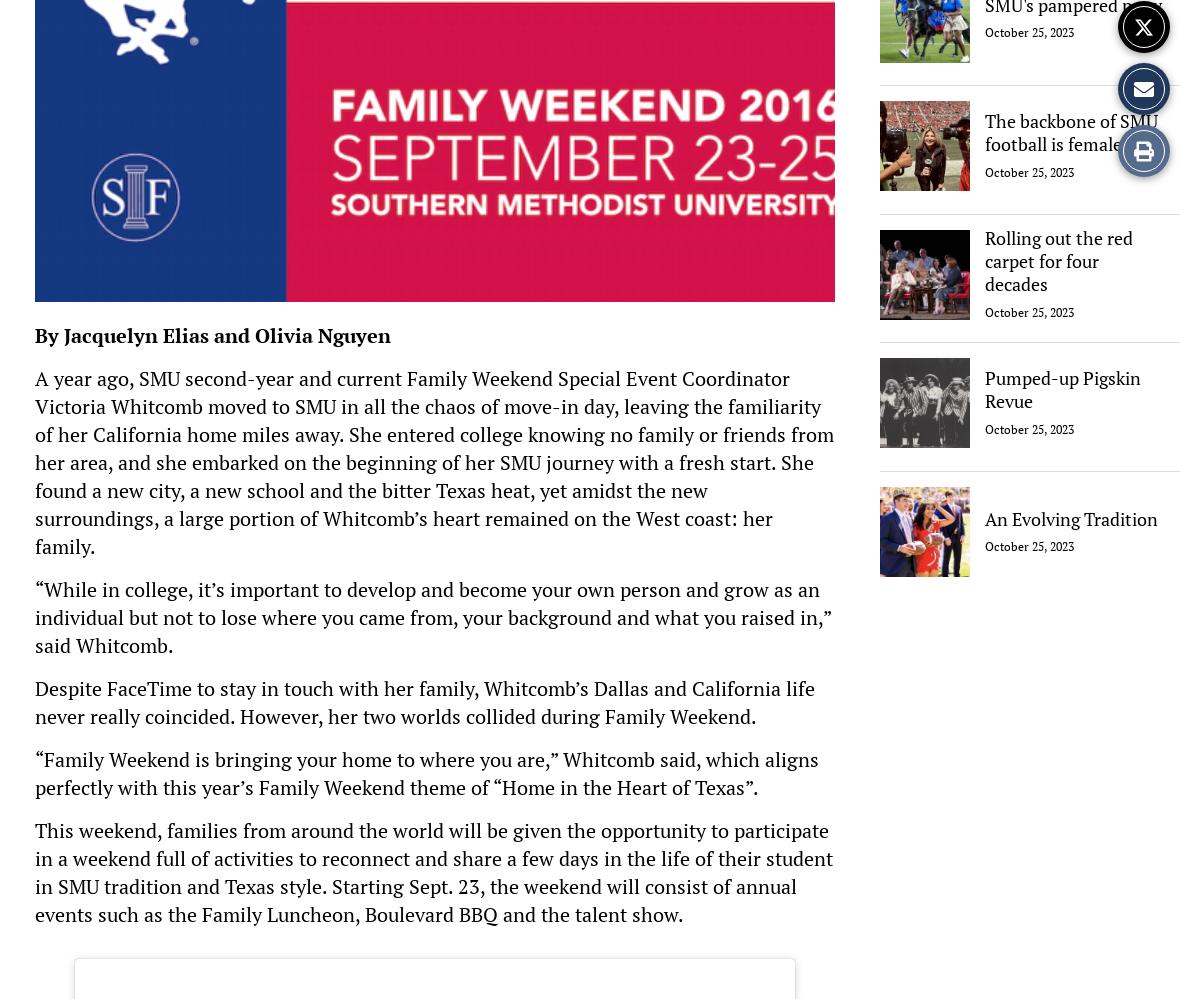 The image size is (1180, 999). What do you see at coordinates (431, 616) in the screenshot?
I see `'“While in college, it’s important to develop and become your own person and grow as an individual but not to lose where you came from, your background and what you raised in,” said Whitcomb.'` at bounding box center [431, 616].